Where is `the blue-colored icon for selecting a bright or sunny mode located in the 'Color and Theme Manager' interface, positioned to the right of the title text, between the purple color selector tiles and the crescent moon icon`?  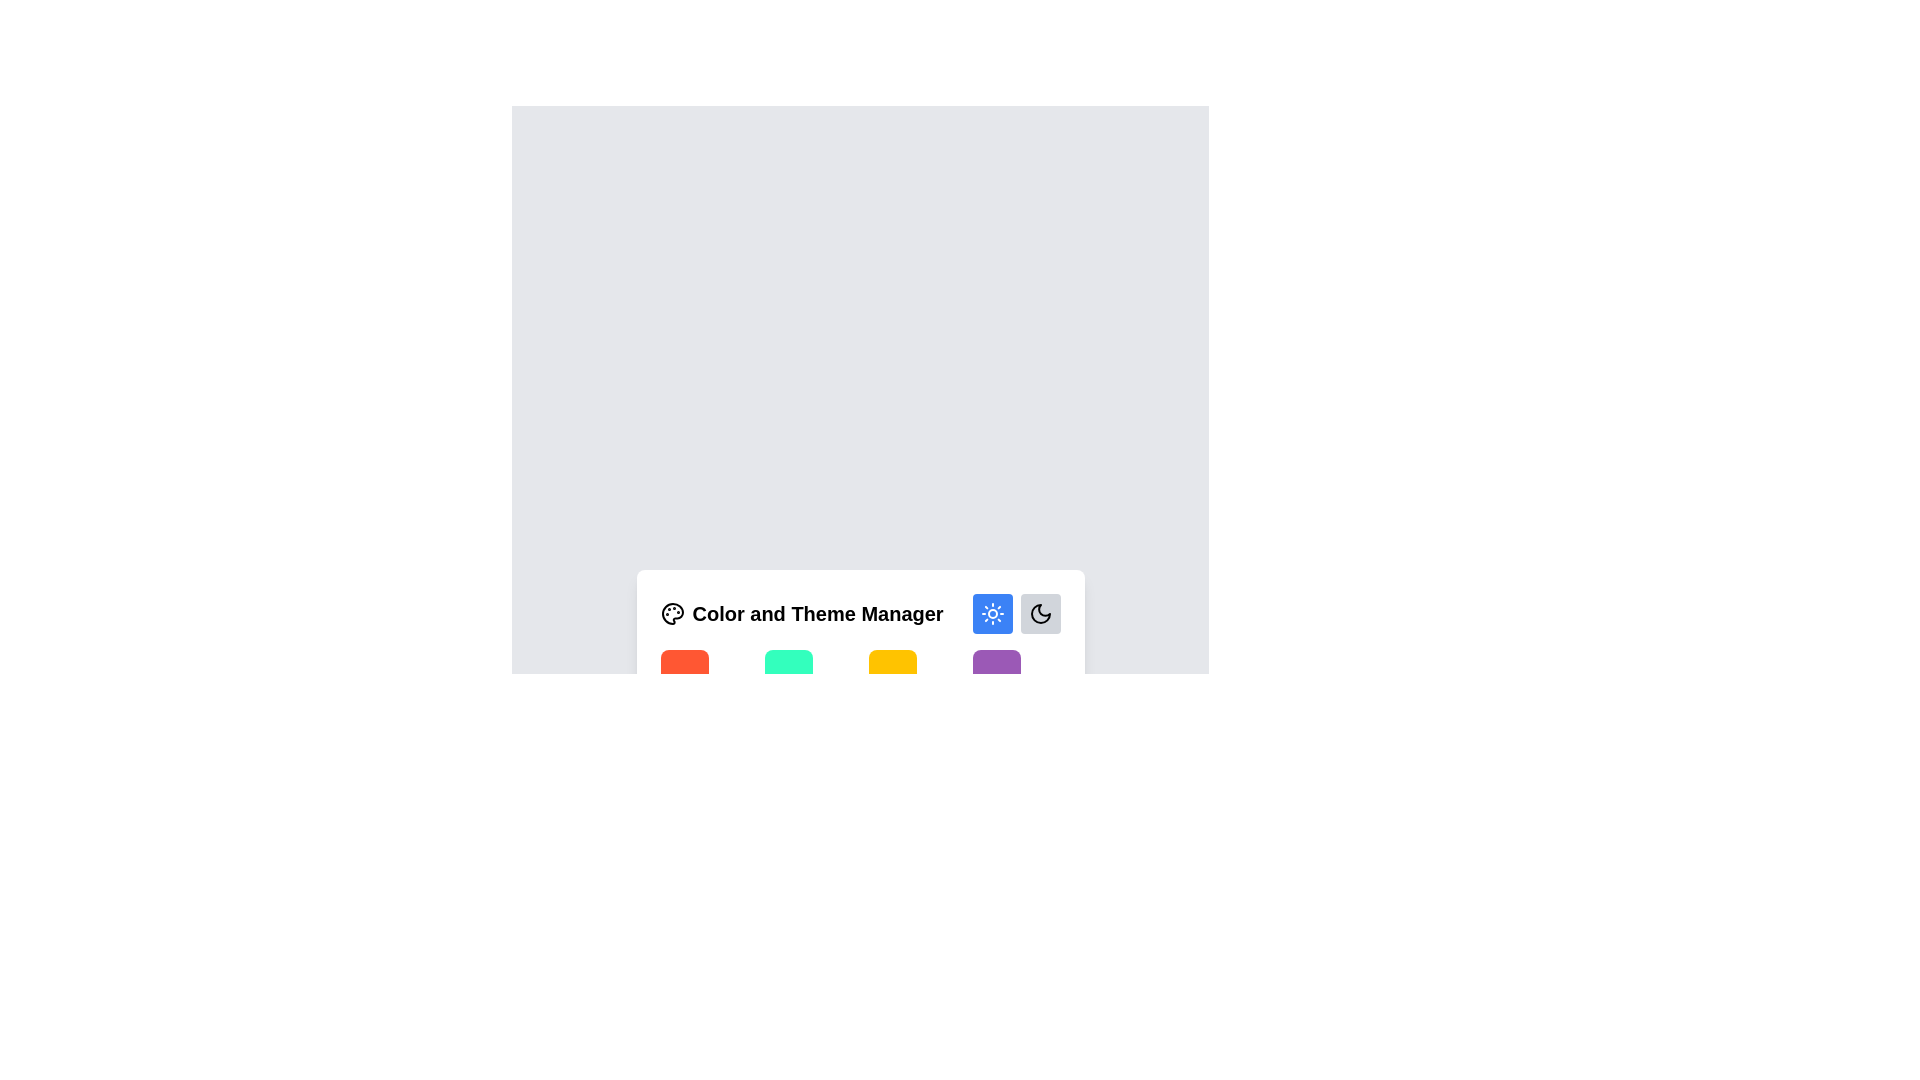 the blue-colored icon for selecting a bright or sunny mode located in the 'Color and Theme Manager' interface, positioned to the right of the title text, between the purple color selector tiles and the crescent moon icon is located at coordinates (992, 612).